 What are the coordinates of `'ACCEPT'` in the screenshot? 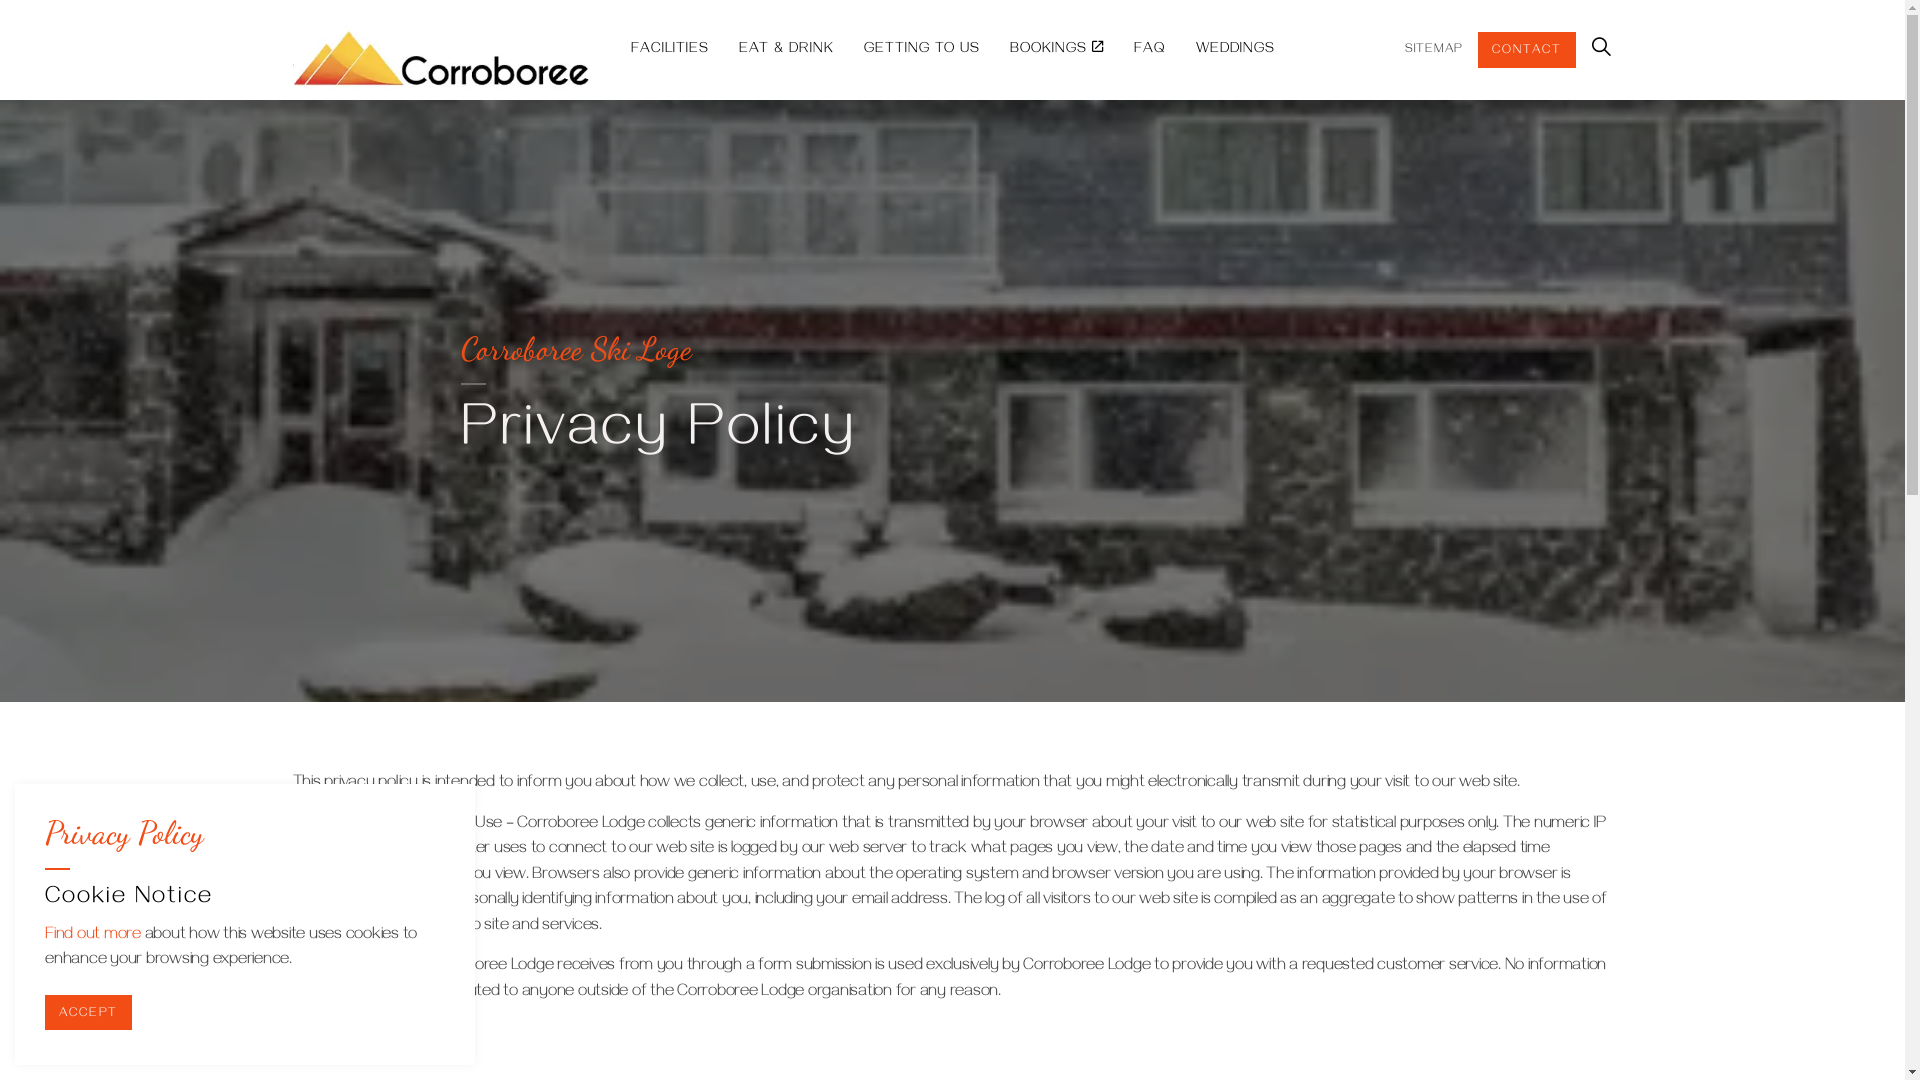 It's located at (44, 1011).